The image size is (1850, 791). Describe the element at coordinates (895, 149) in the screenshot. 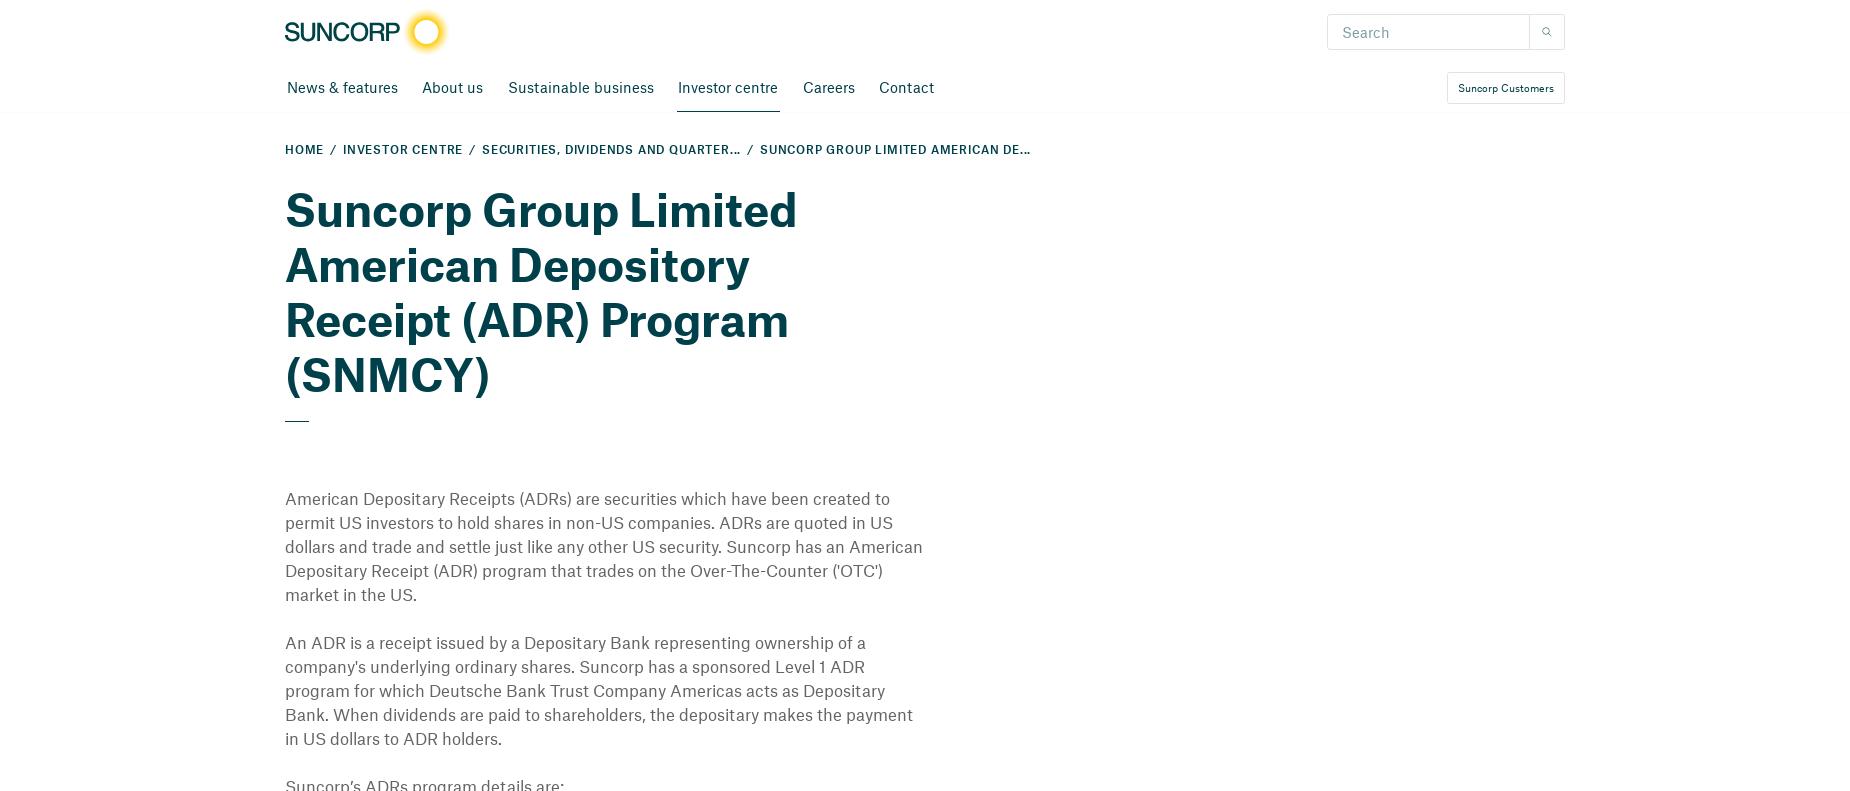

I see `'Suncorp Group Limited American De...'` at that location.